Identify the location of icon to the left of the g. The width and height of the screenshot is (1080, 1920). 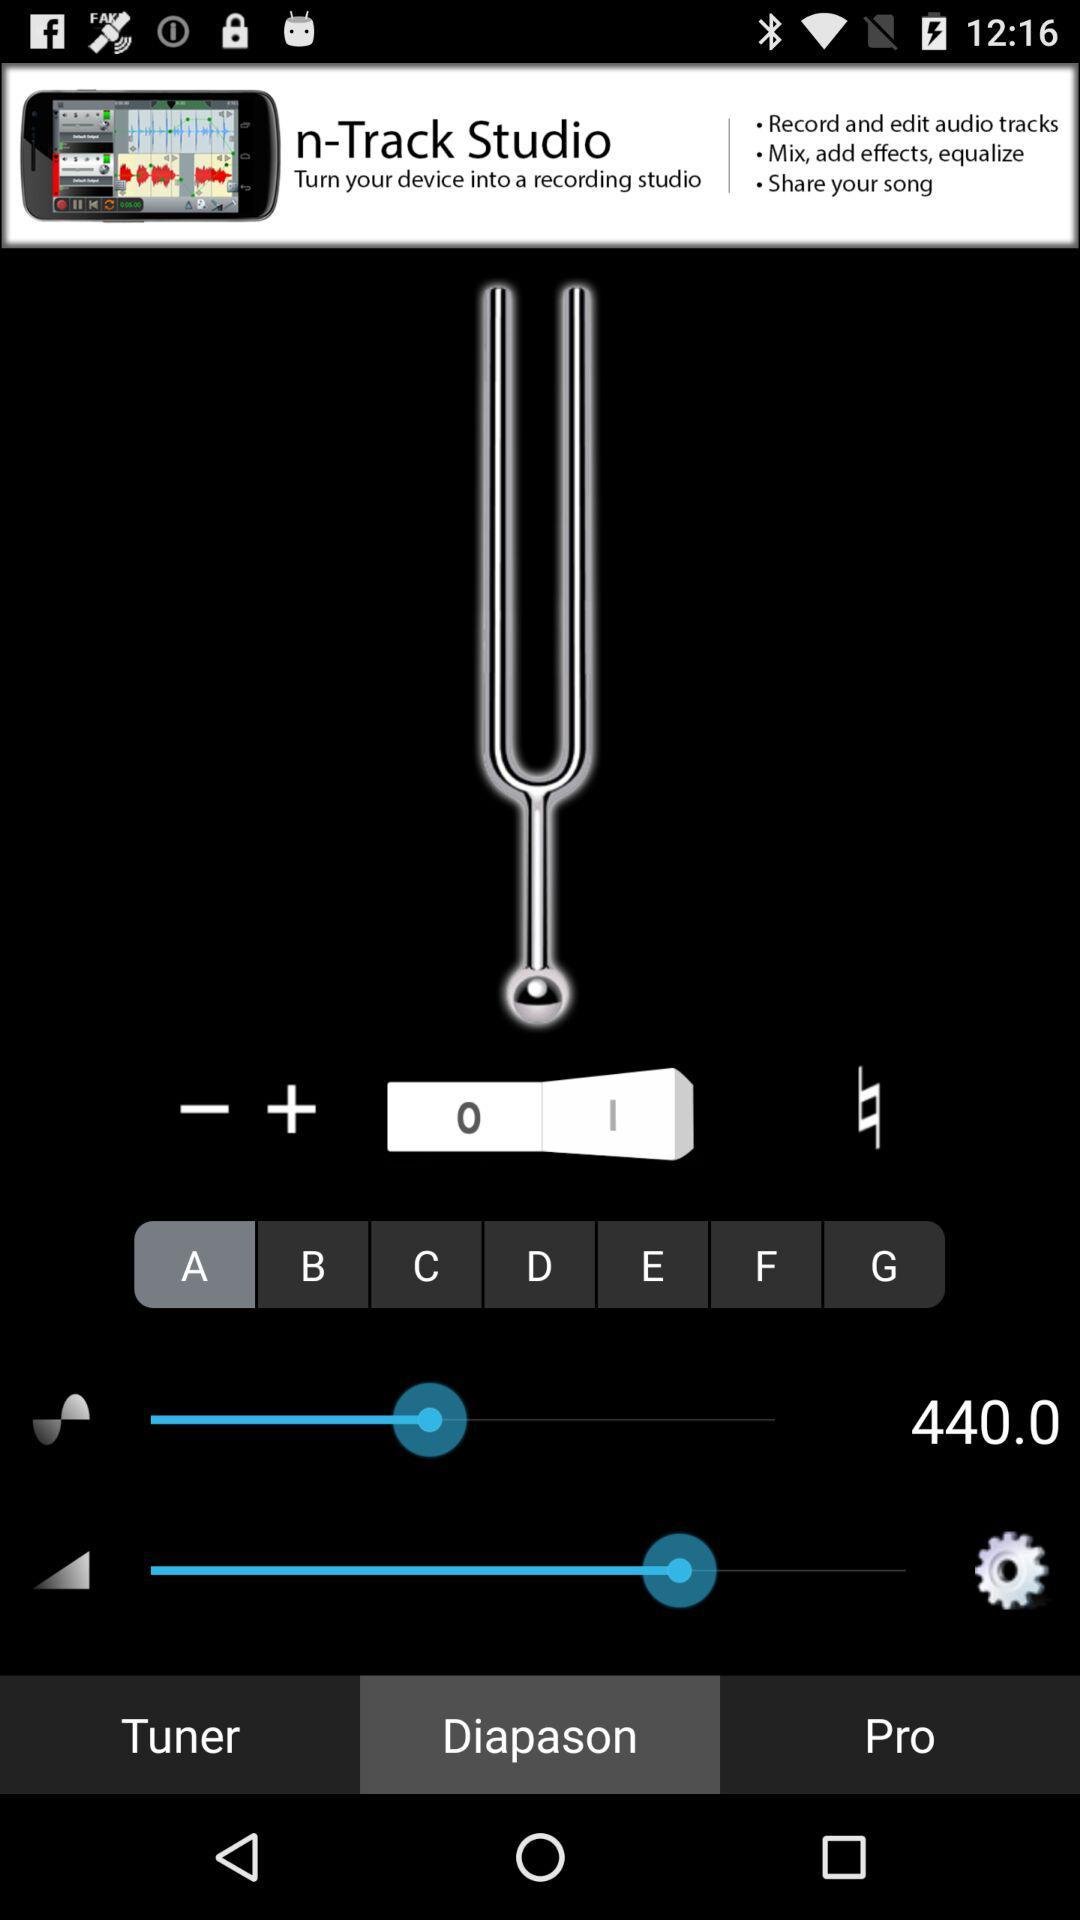
(765, 1263).